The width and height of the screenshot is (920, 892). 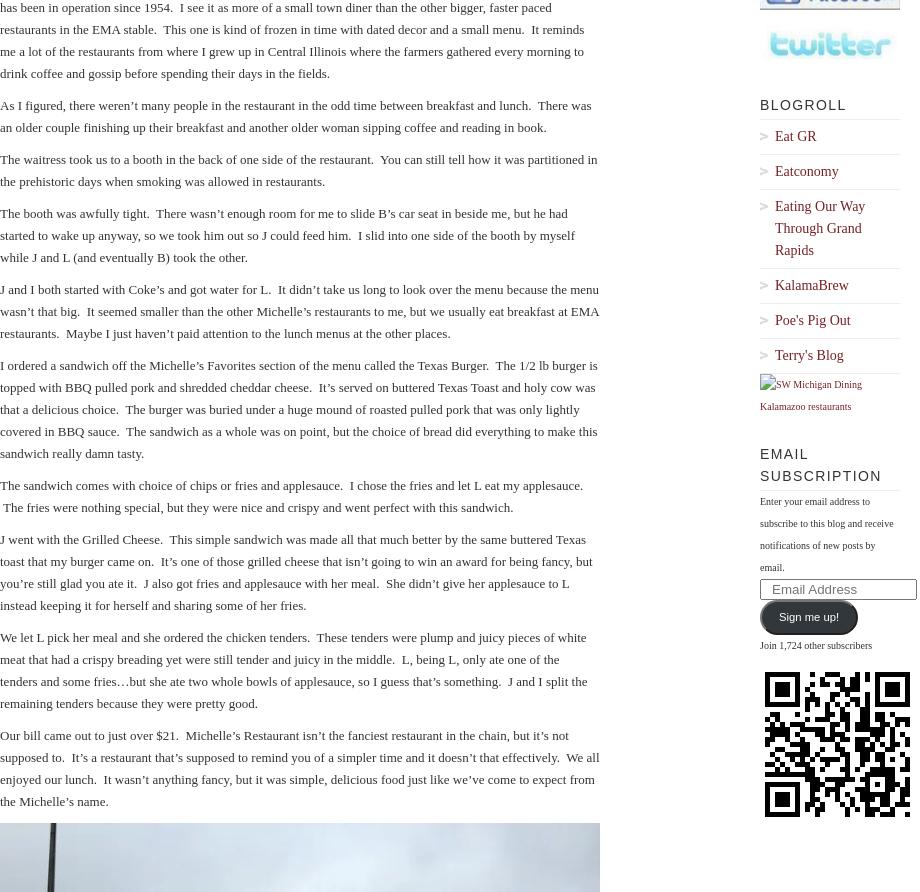 I want to click on 'Our bill came out to just over $21.  Michelle’s Restaurant isn’t the fanciest restaurant in the chain, but it’s not supposed to.  It’s a restaurant that’s supposed to remind you of a simpler time and it doesn’t that effectively.  We all enjoyed our lunch.  It wasn’t anything fancy, but it was simple, delicious food just like we’ve come to expect from the Michelle’s name.', so click(x=299, y=767).